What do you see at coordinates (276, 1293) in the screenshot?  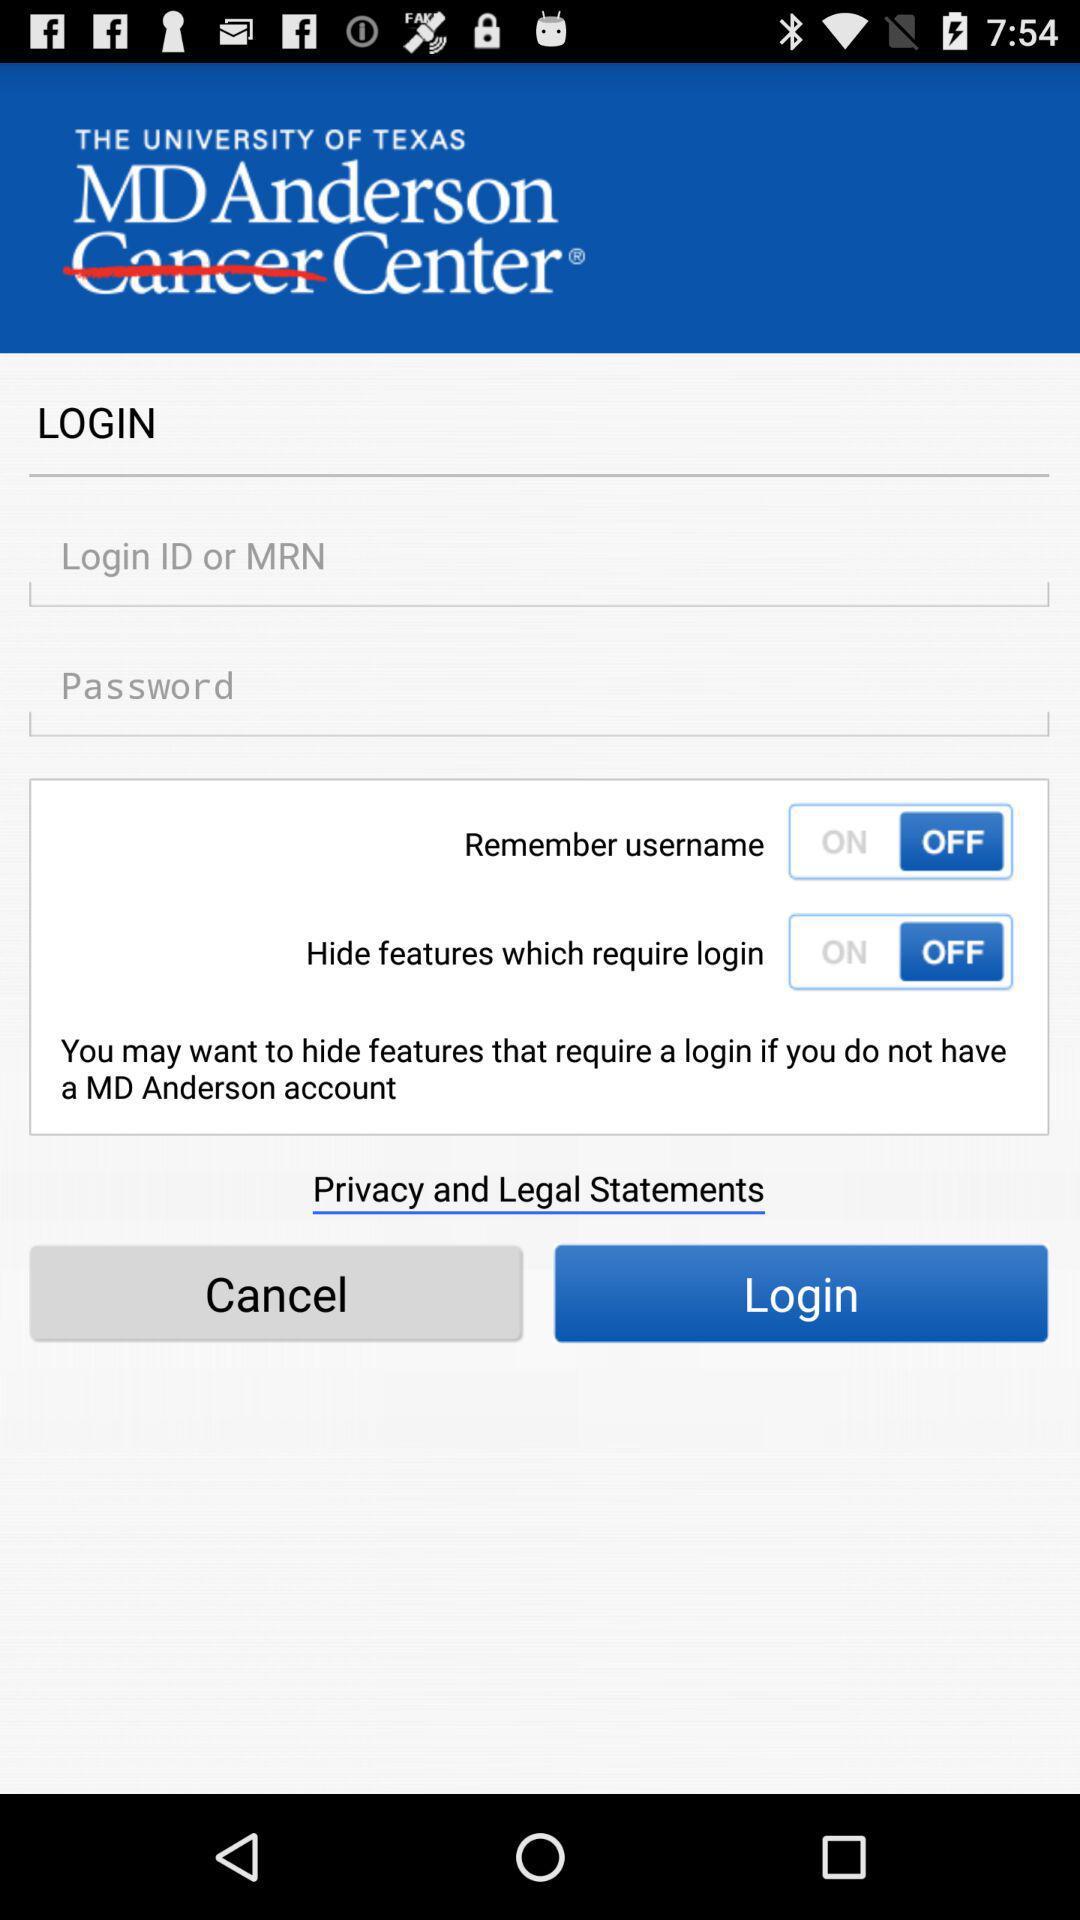 I see `cancel icon` at bounding box center [276, 1293].